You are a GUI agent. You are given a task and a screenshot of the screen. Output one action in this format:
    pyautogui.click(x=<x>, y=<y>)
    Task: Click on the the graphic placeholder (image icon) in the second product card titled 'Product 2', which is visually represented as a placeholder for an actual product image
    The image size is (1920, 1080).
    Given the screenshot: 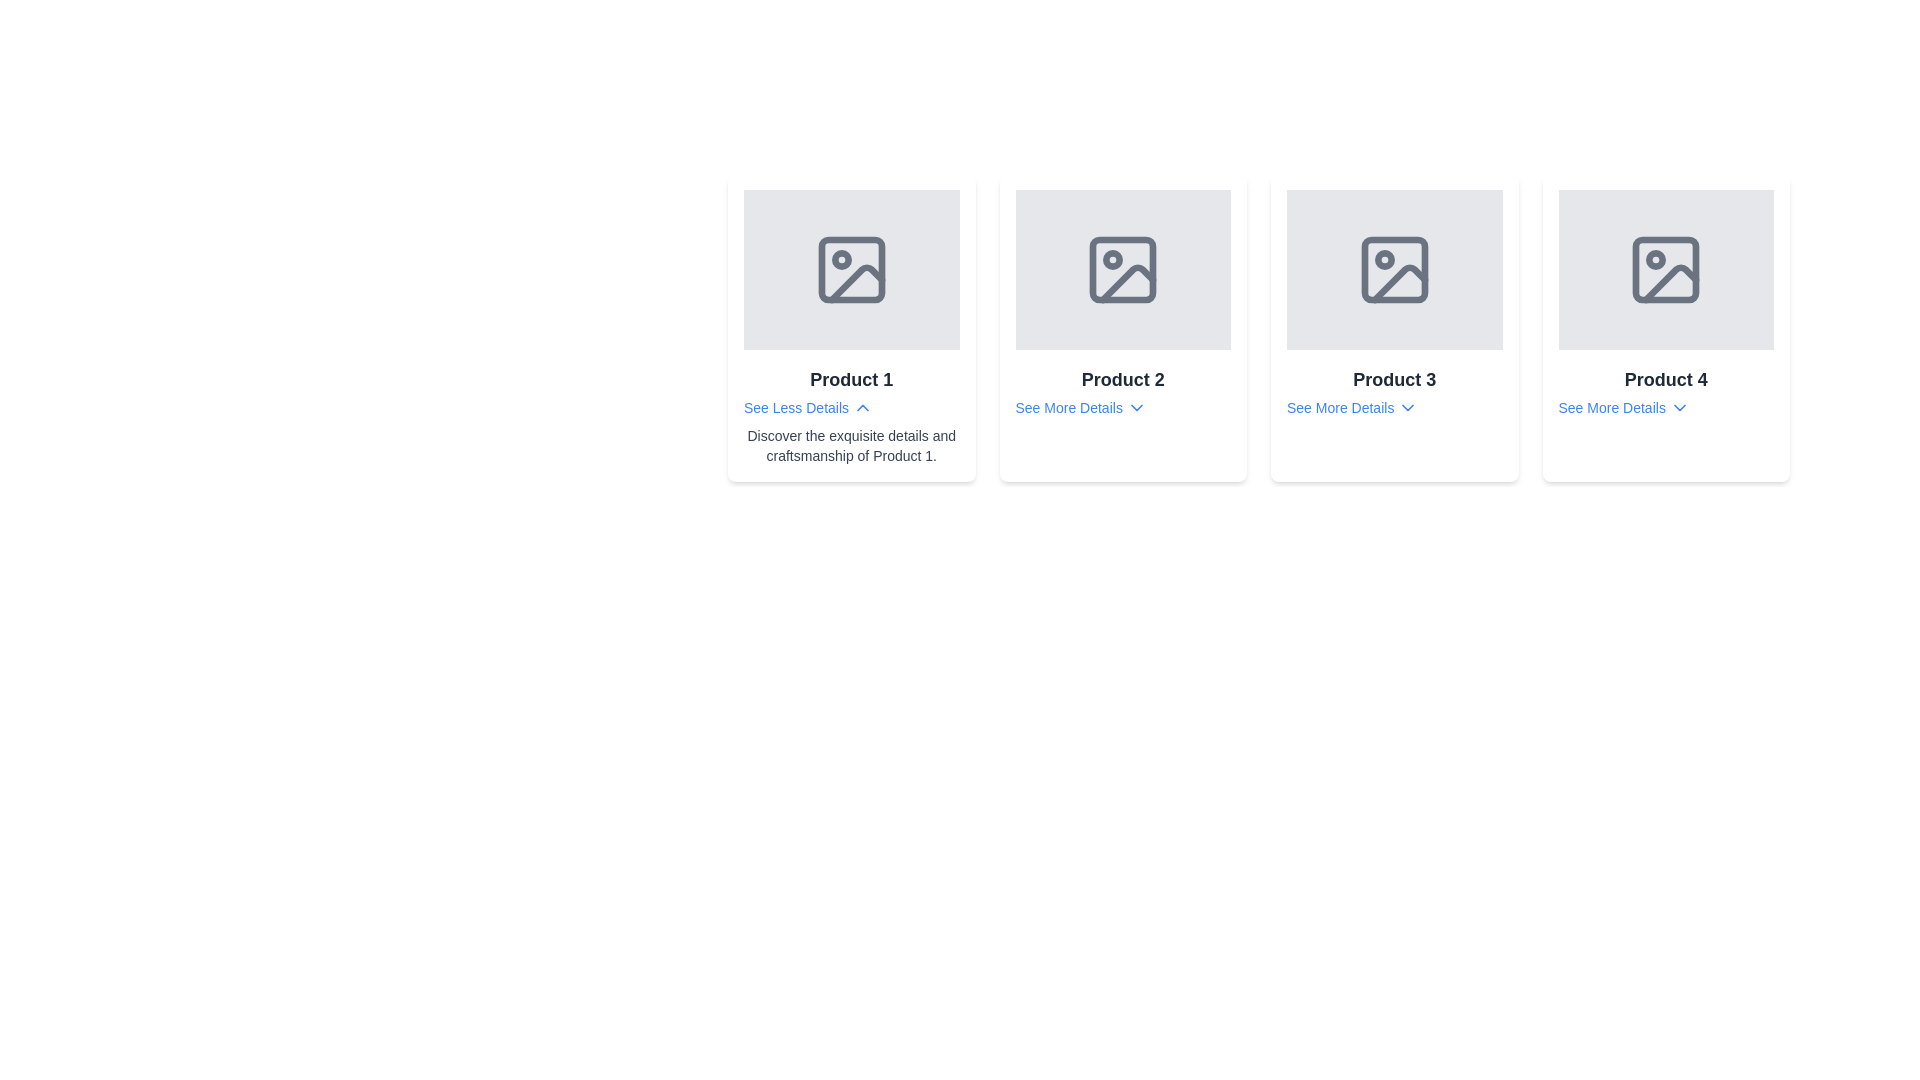 What is the action you would take?
    pyautogui.click(x=1123, y=270)
    